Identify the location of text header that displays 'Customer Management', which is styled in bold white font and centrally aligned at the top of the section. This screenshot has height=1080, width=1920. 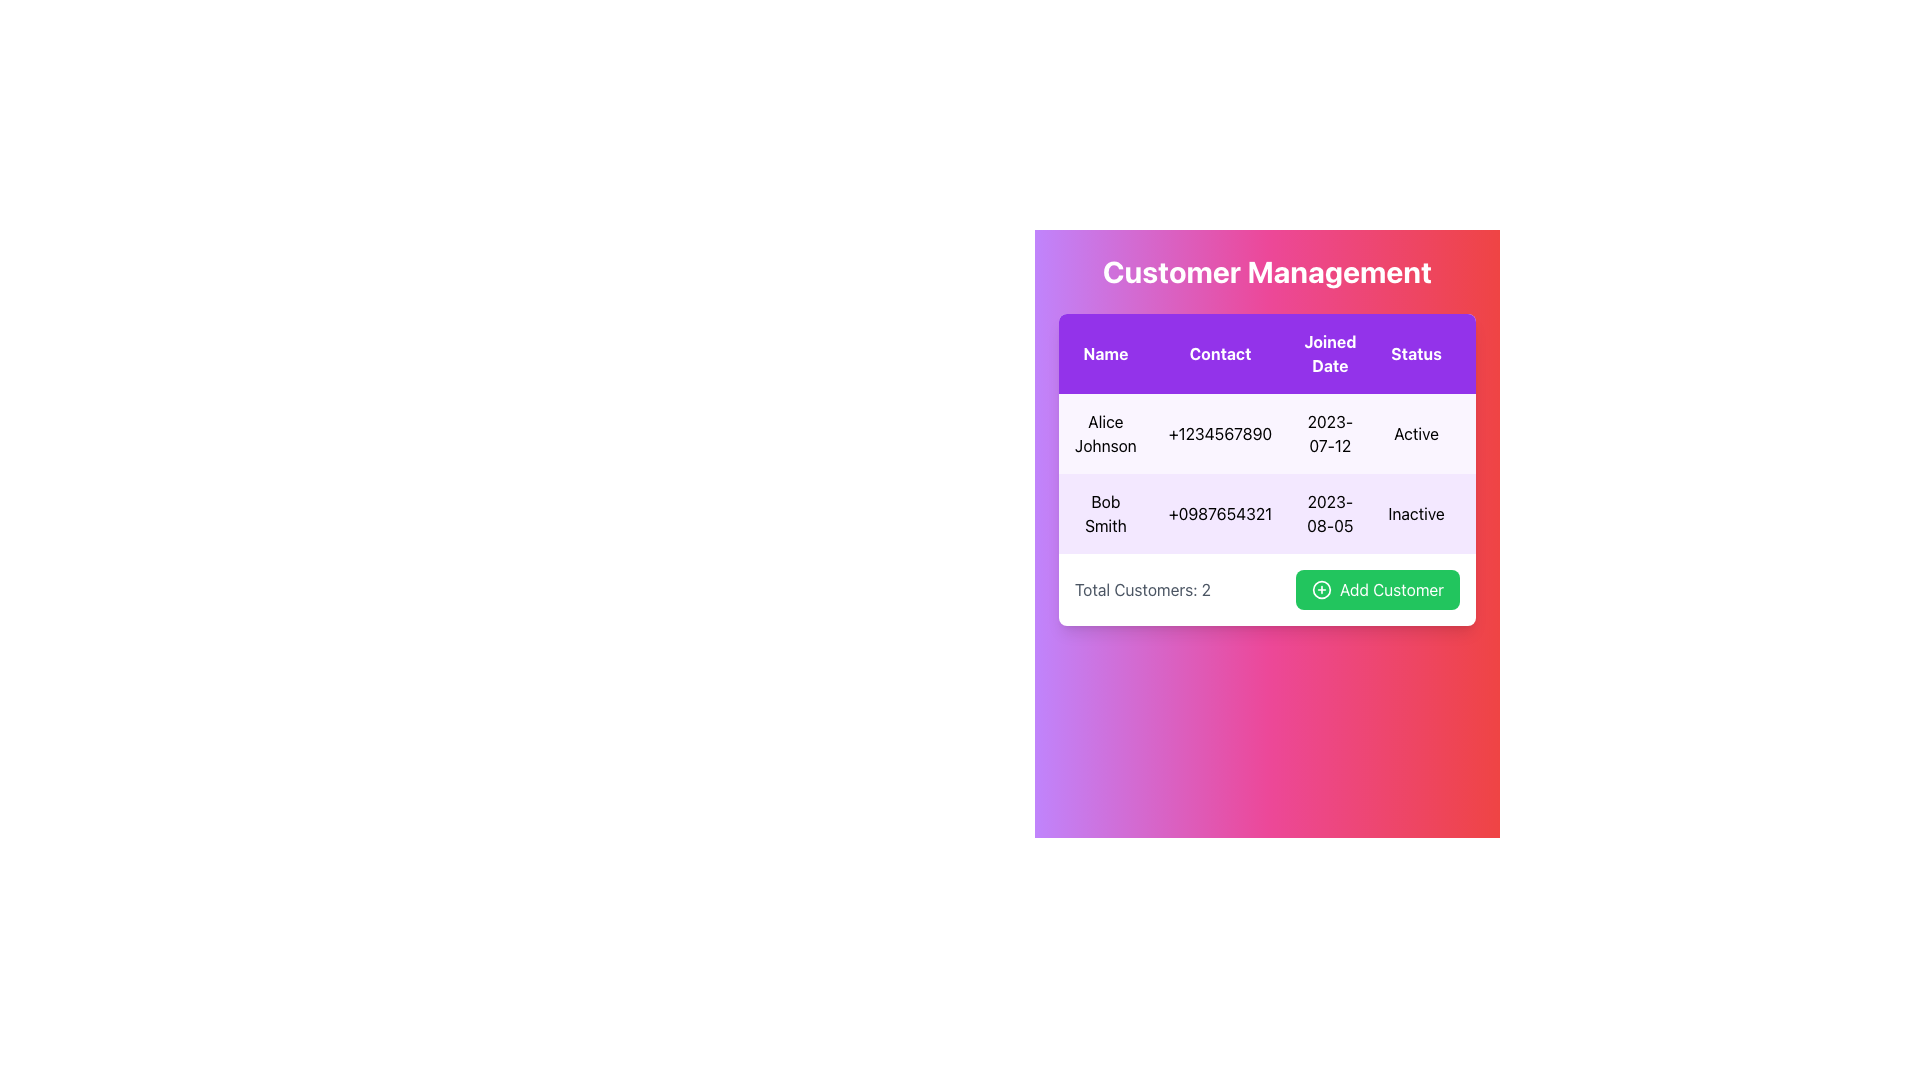
(1266, 272).